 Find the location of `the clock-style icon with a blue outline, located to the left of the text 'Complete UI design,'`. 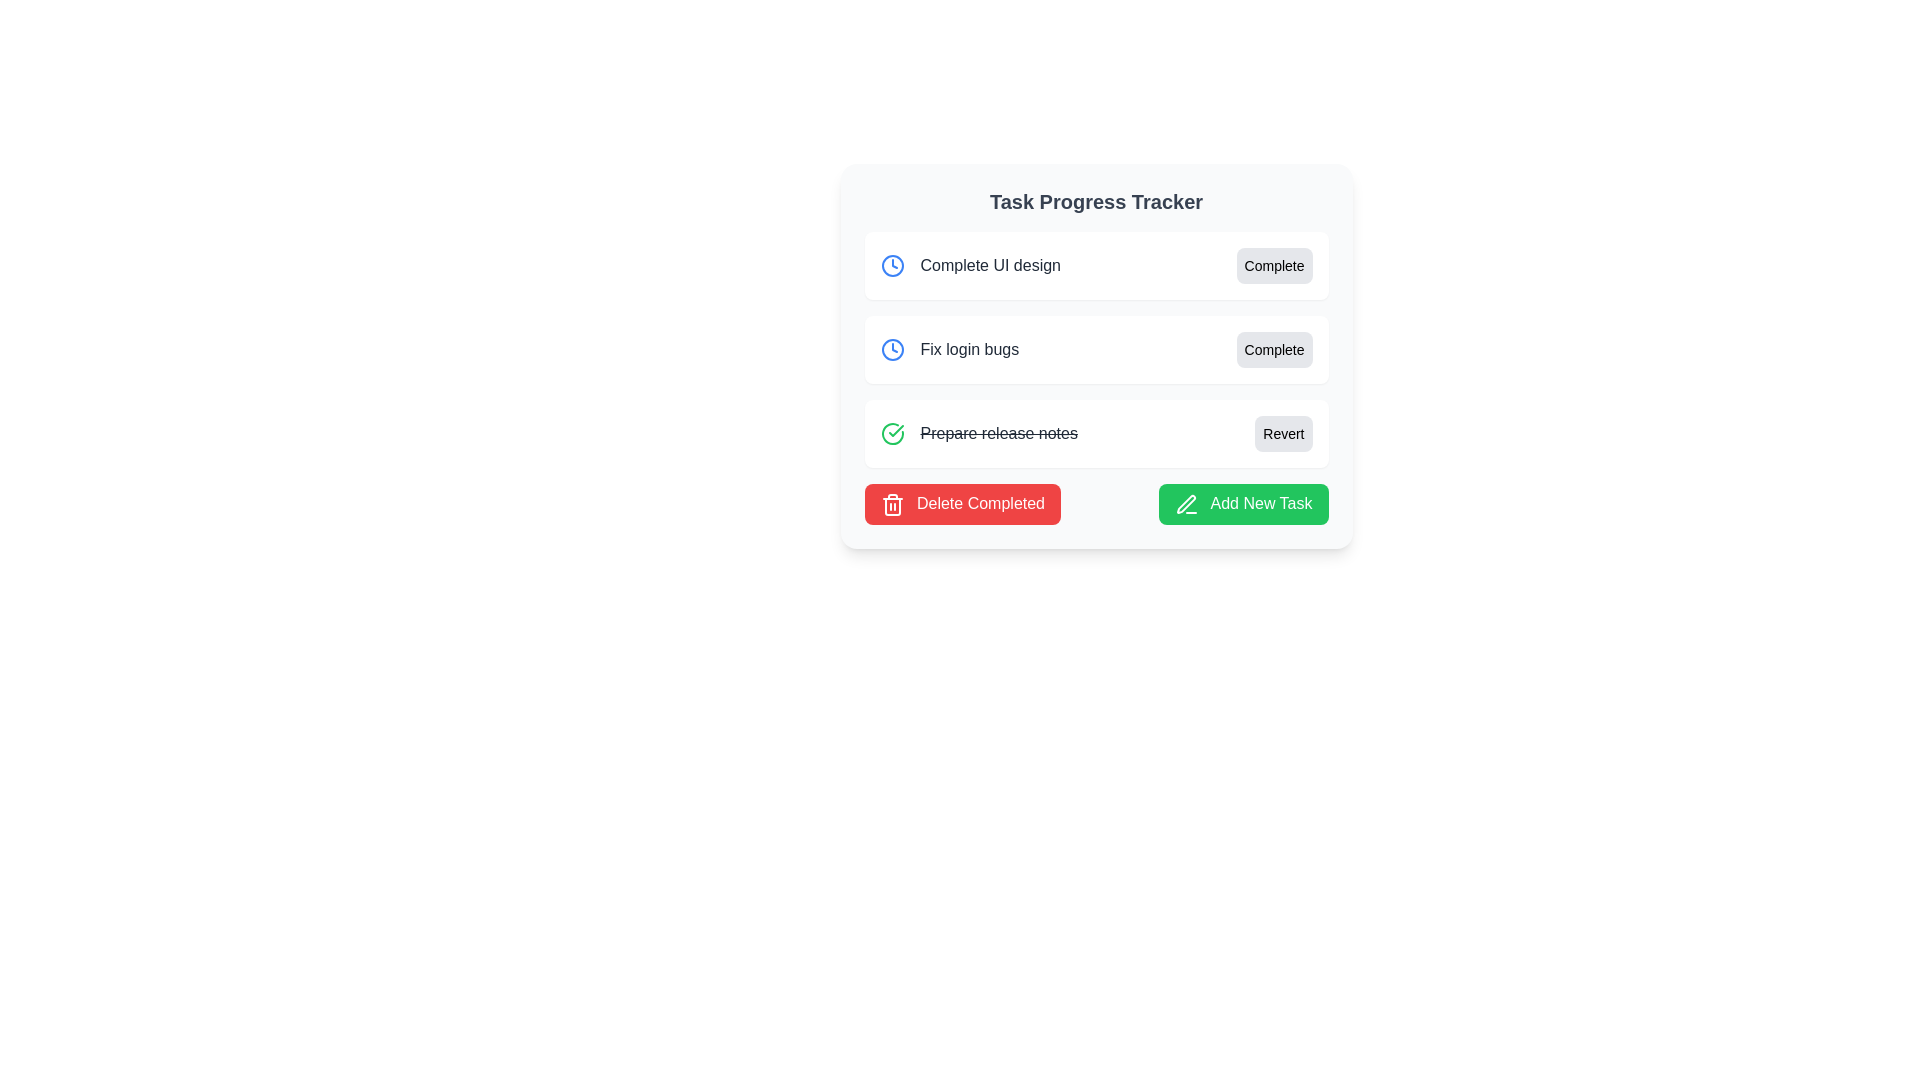

the clock-style icon with a blue outline, located to the left of the text 'Complete UI design,' is located at coordinates (891, 265).